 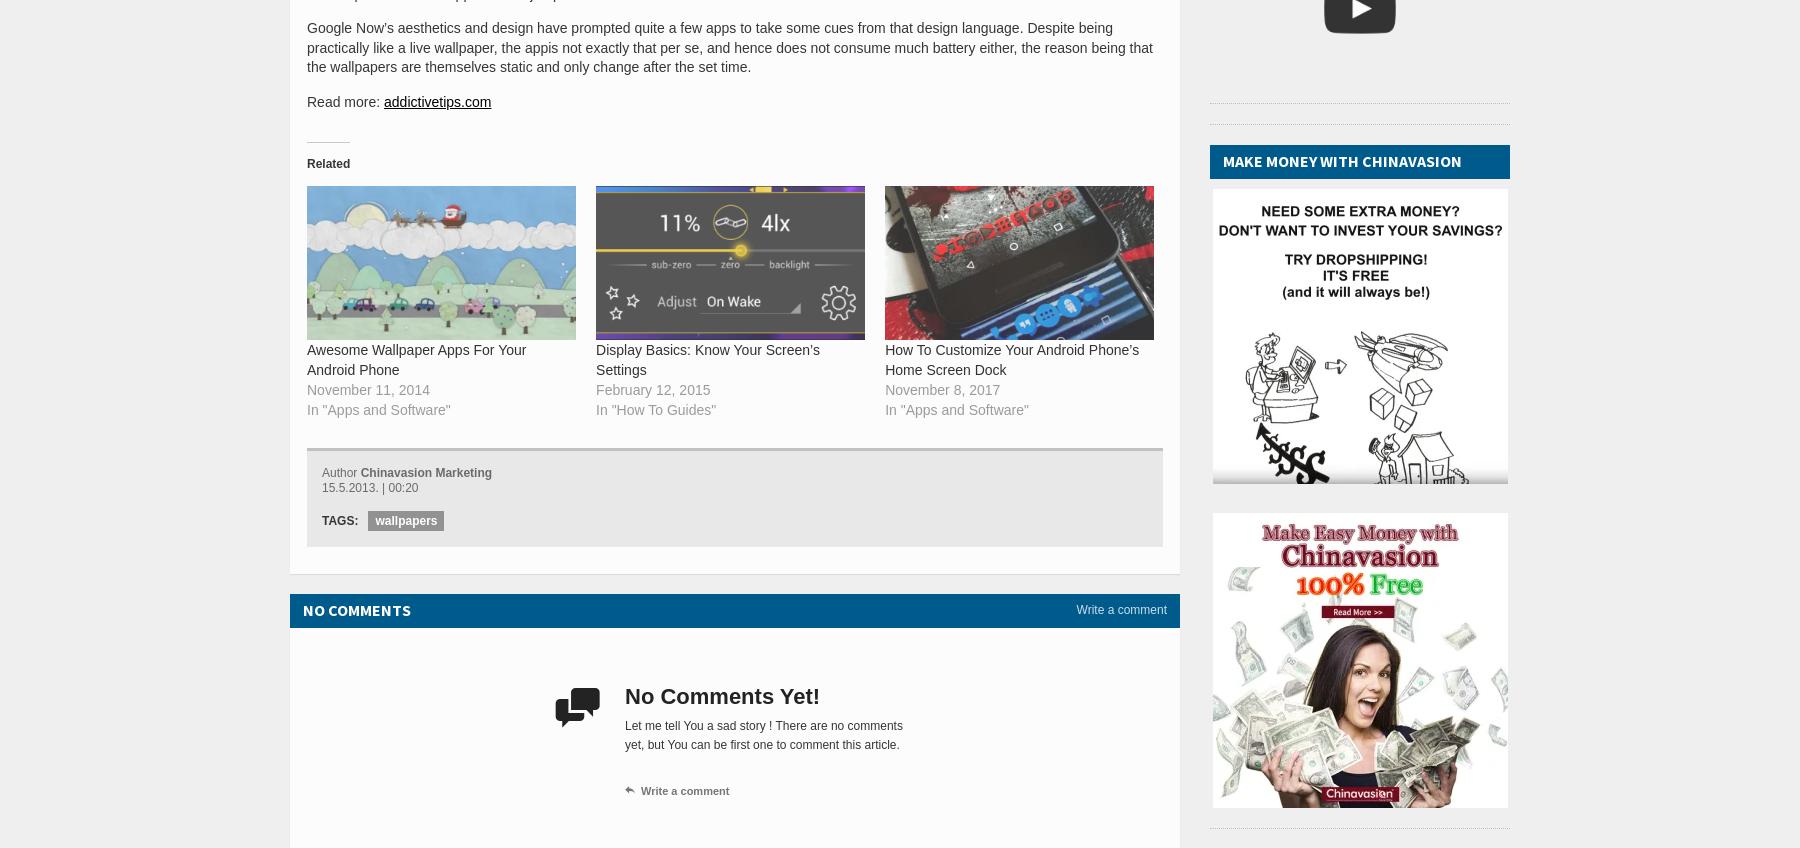 What do you see at coordinates (728, 46) in the screenshot?
I see `'Google Now’s aesthetics and design have prompted quite a few apps to take some cues from that design language. Despite being practically like a live wallpaper, the appis not exactly that per se, and hence does not consume much battery either, the reason being that the wallpapers are themselves static and only change after the set time.'` at bounding box center [728, 46].